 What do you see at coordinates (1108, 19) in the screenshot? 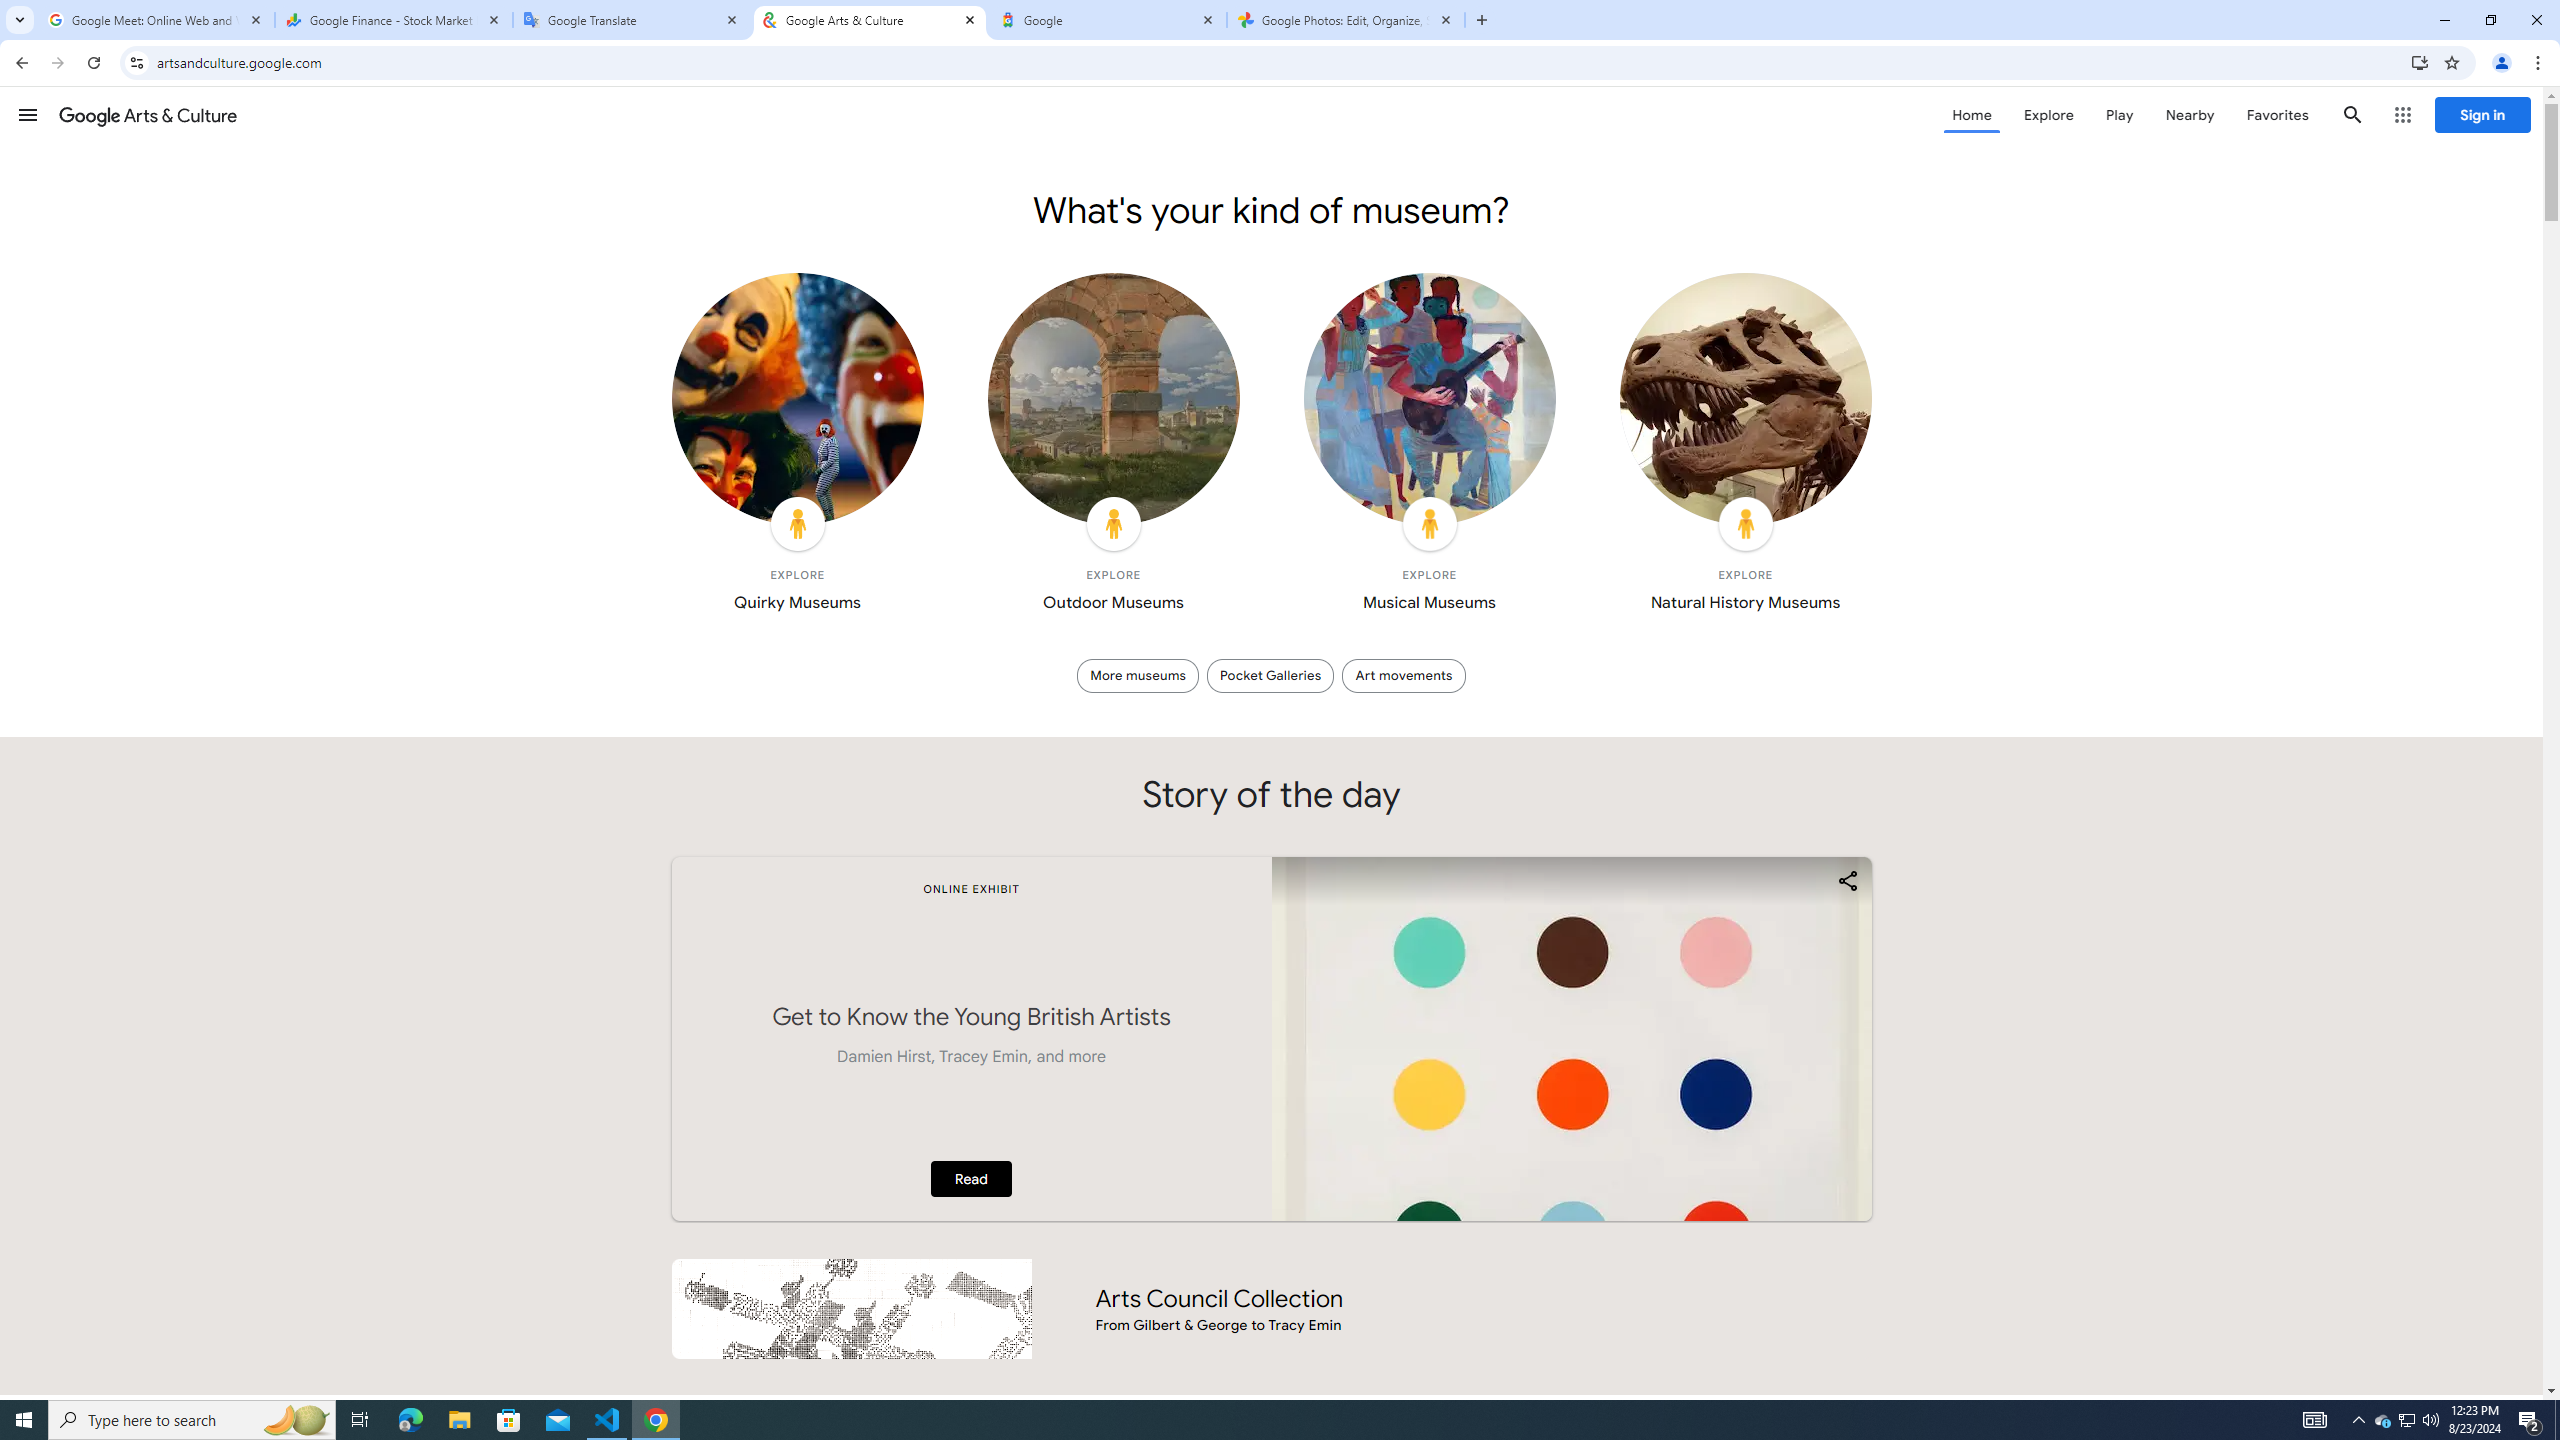
I see `'Google'` at bounding box center [1108, 19].